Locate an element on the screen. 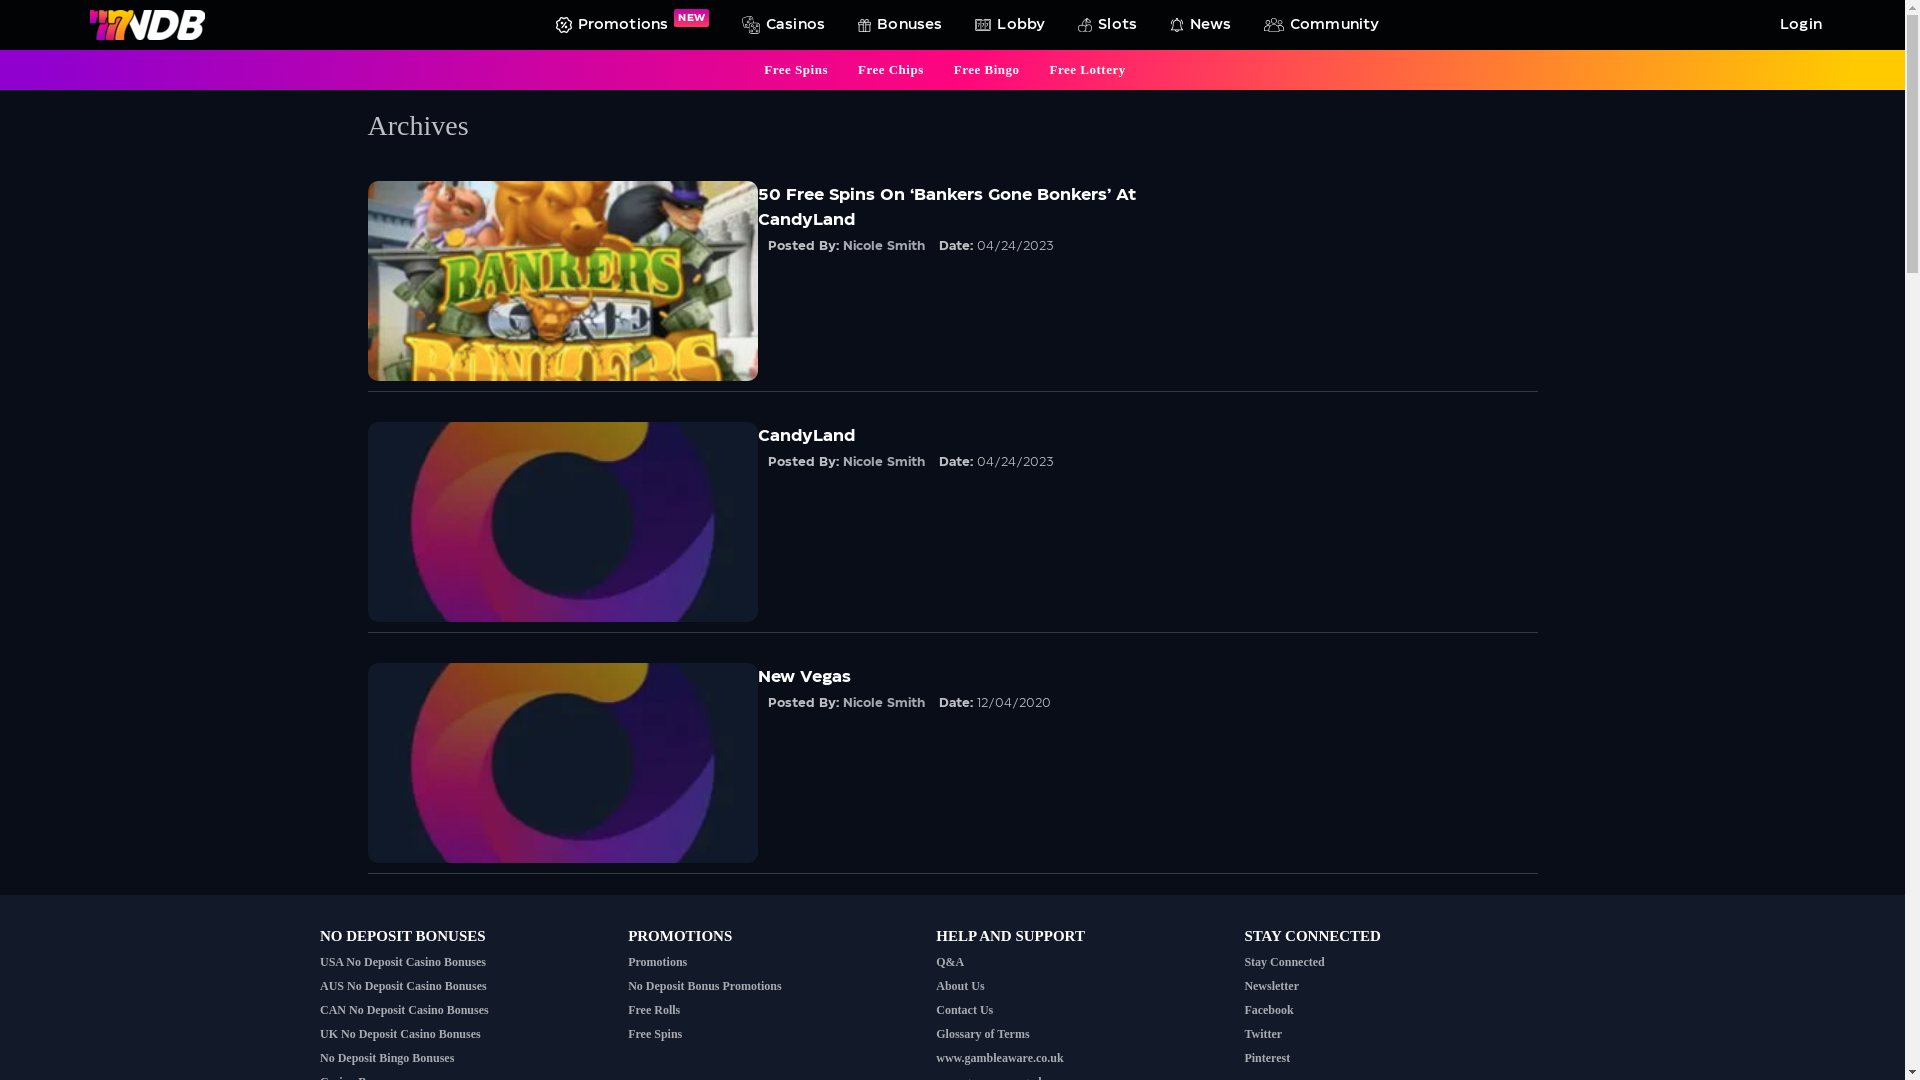 The width and height of the screenshot is (1920, 1080). 'No Deposit Bingo Bonuses' is located at coordinates (387, 1056).